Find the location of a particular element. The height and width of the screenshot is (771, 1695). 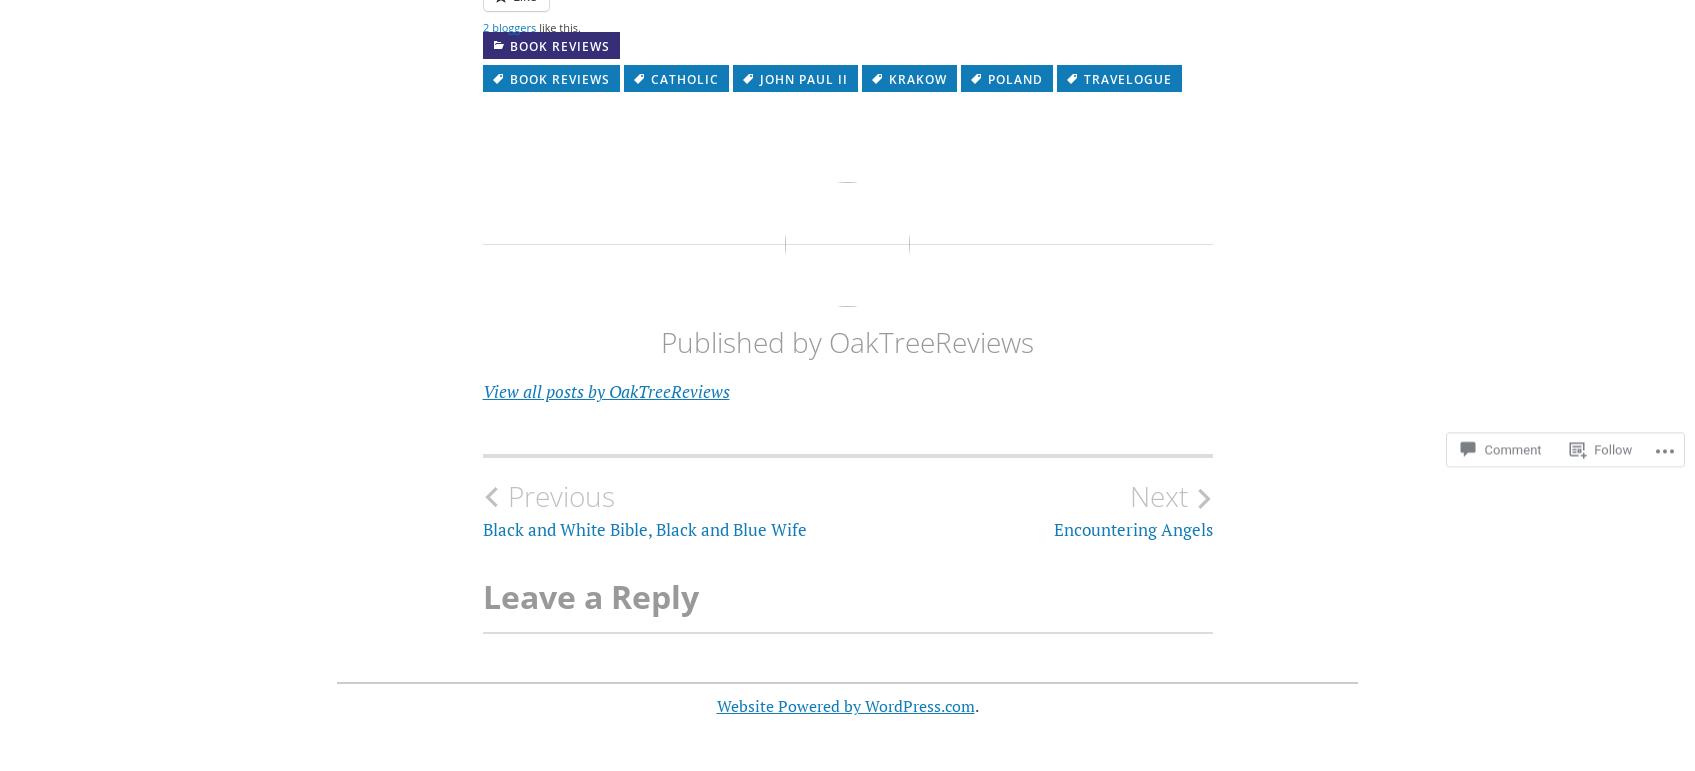

'Follow' is located at coordinates (1612, 430).